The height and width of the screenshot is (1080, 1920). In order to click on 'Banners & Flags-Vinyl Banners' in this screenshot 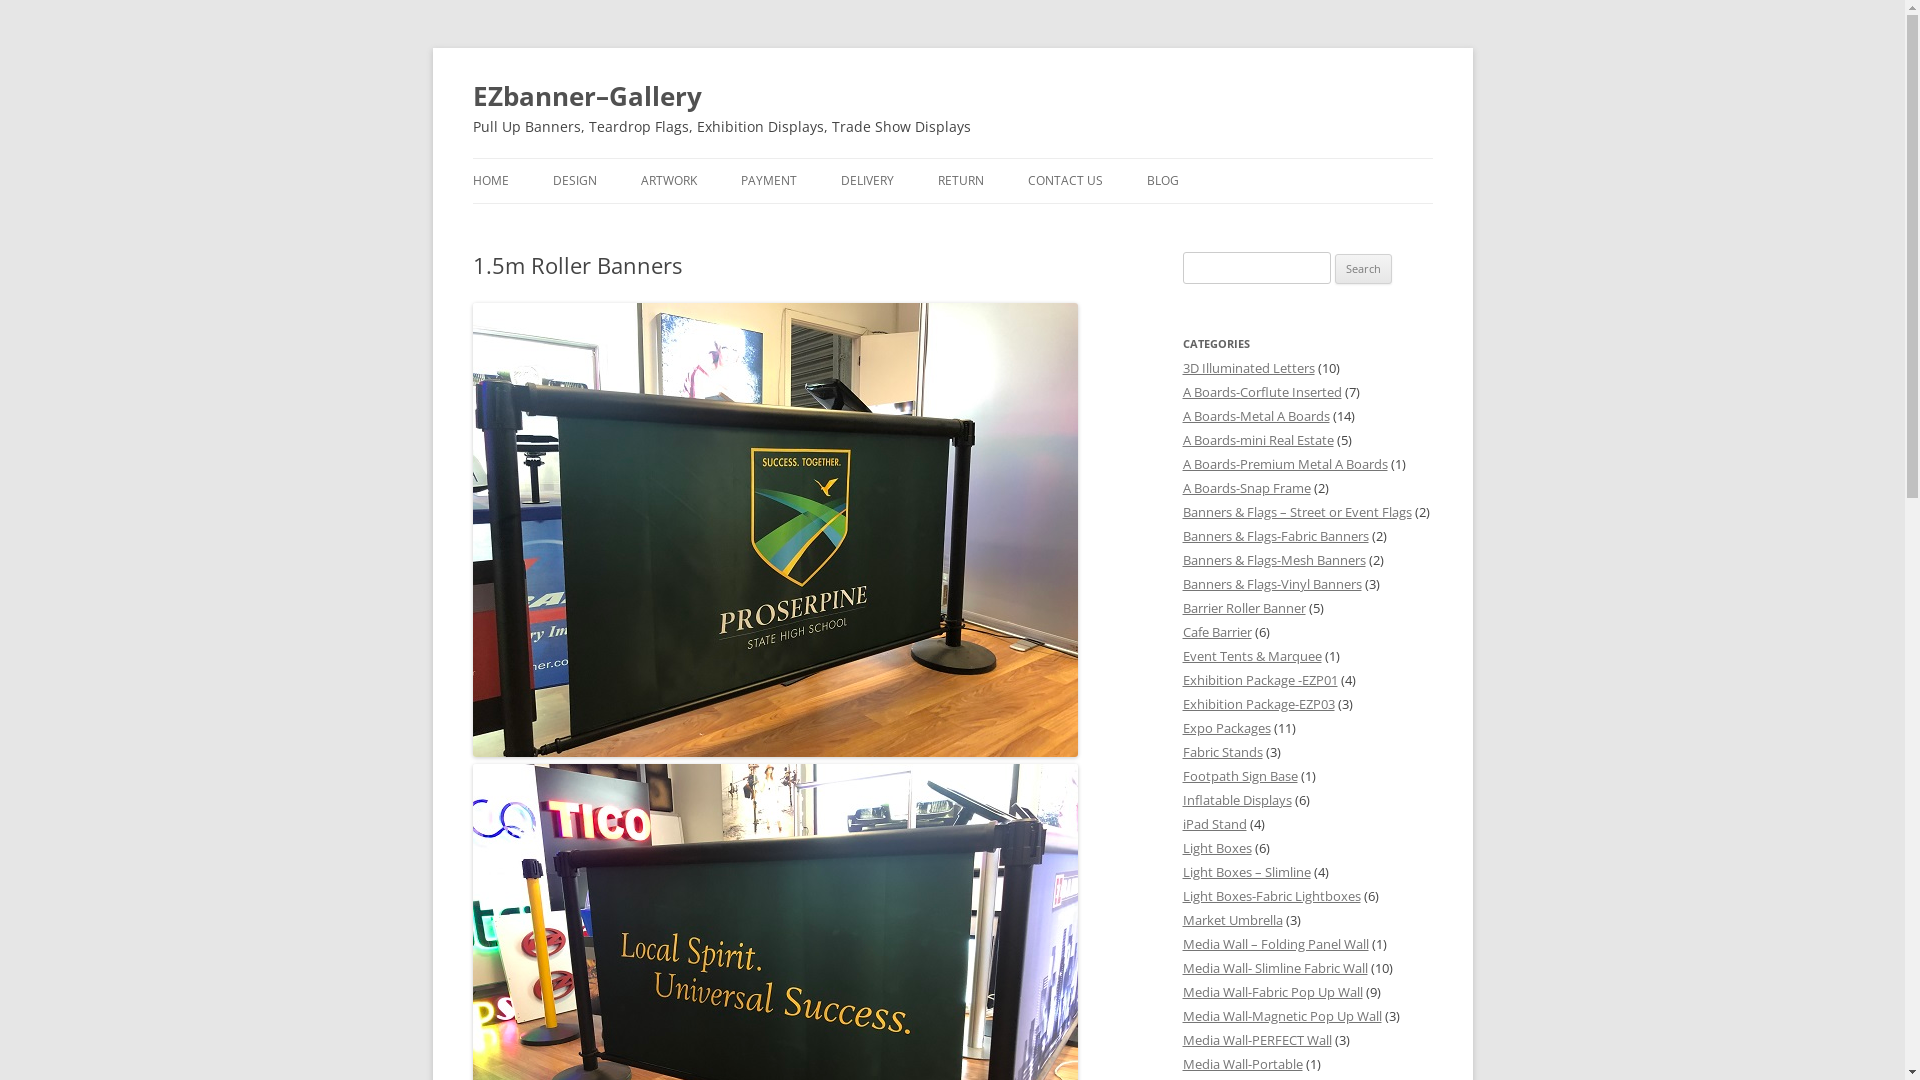, I will do `click(1270, 583)`.